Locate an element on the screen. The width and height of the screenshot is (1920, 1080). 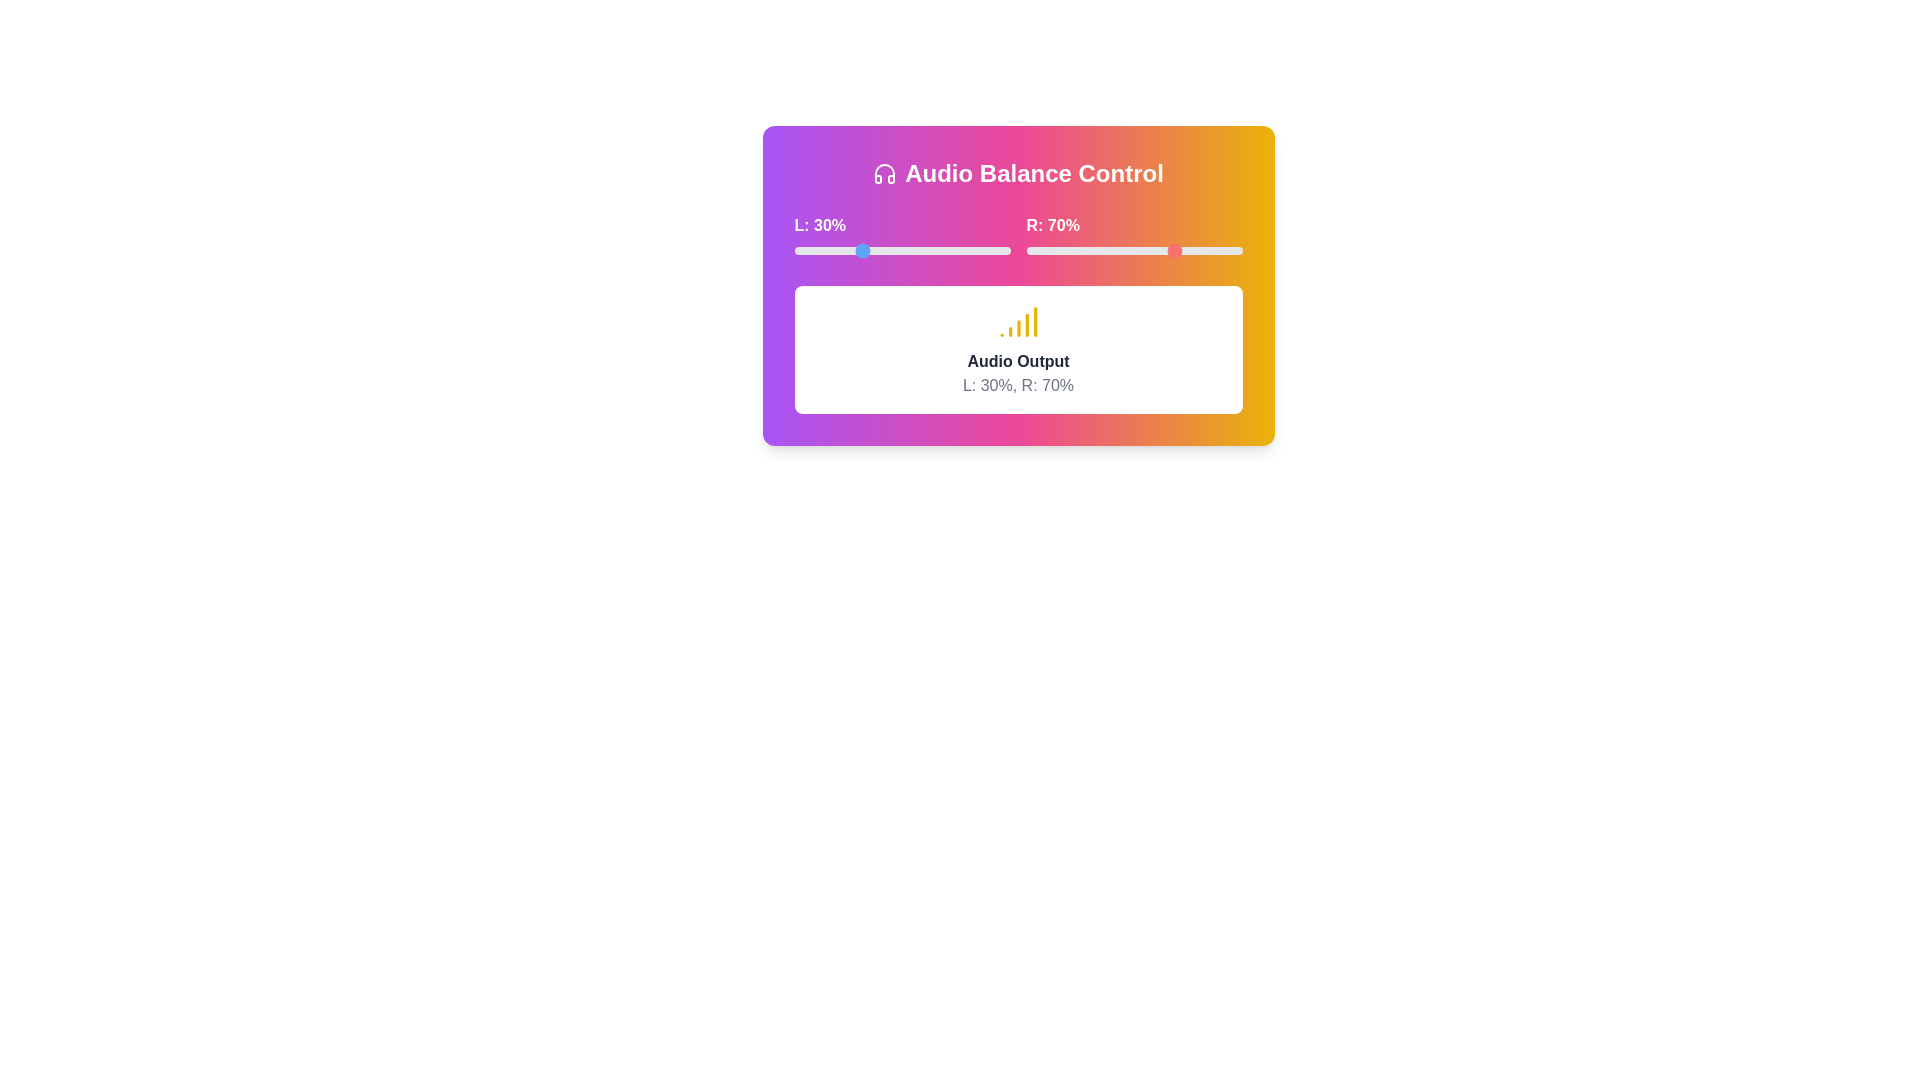
the right volume slider to 16% is located at coordinates (1059, 249).